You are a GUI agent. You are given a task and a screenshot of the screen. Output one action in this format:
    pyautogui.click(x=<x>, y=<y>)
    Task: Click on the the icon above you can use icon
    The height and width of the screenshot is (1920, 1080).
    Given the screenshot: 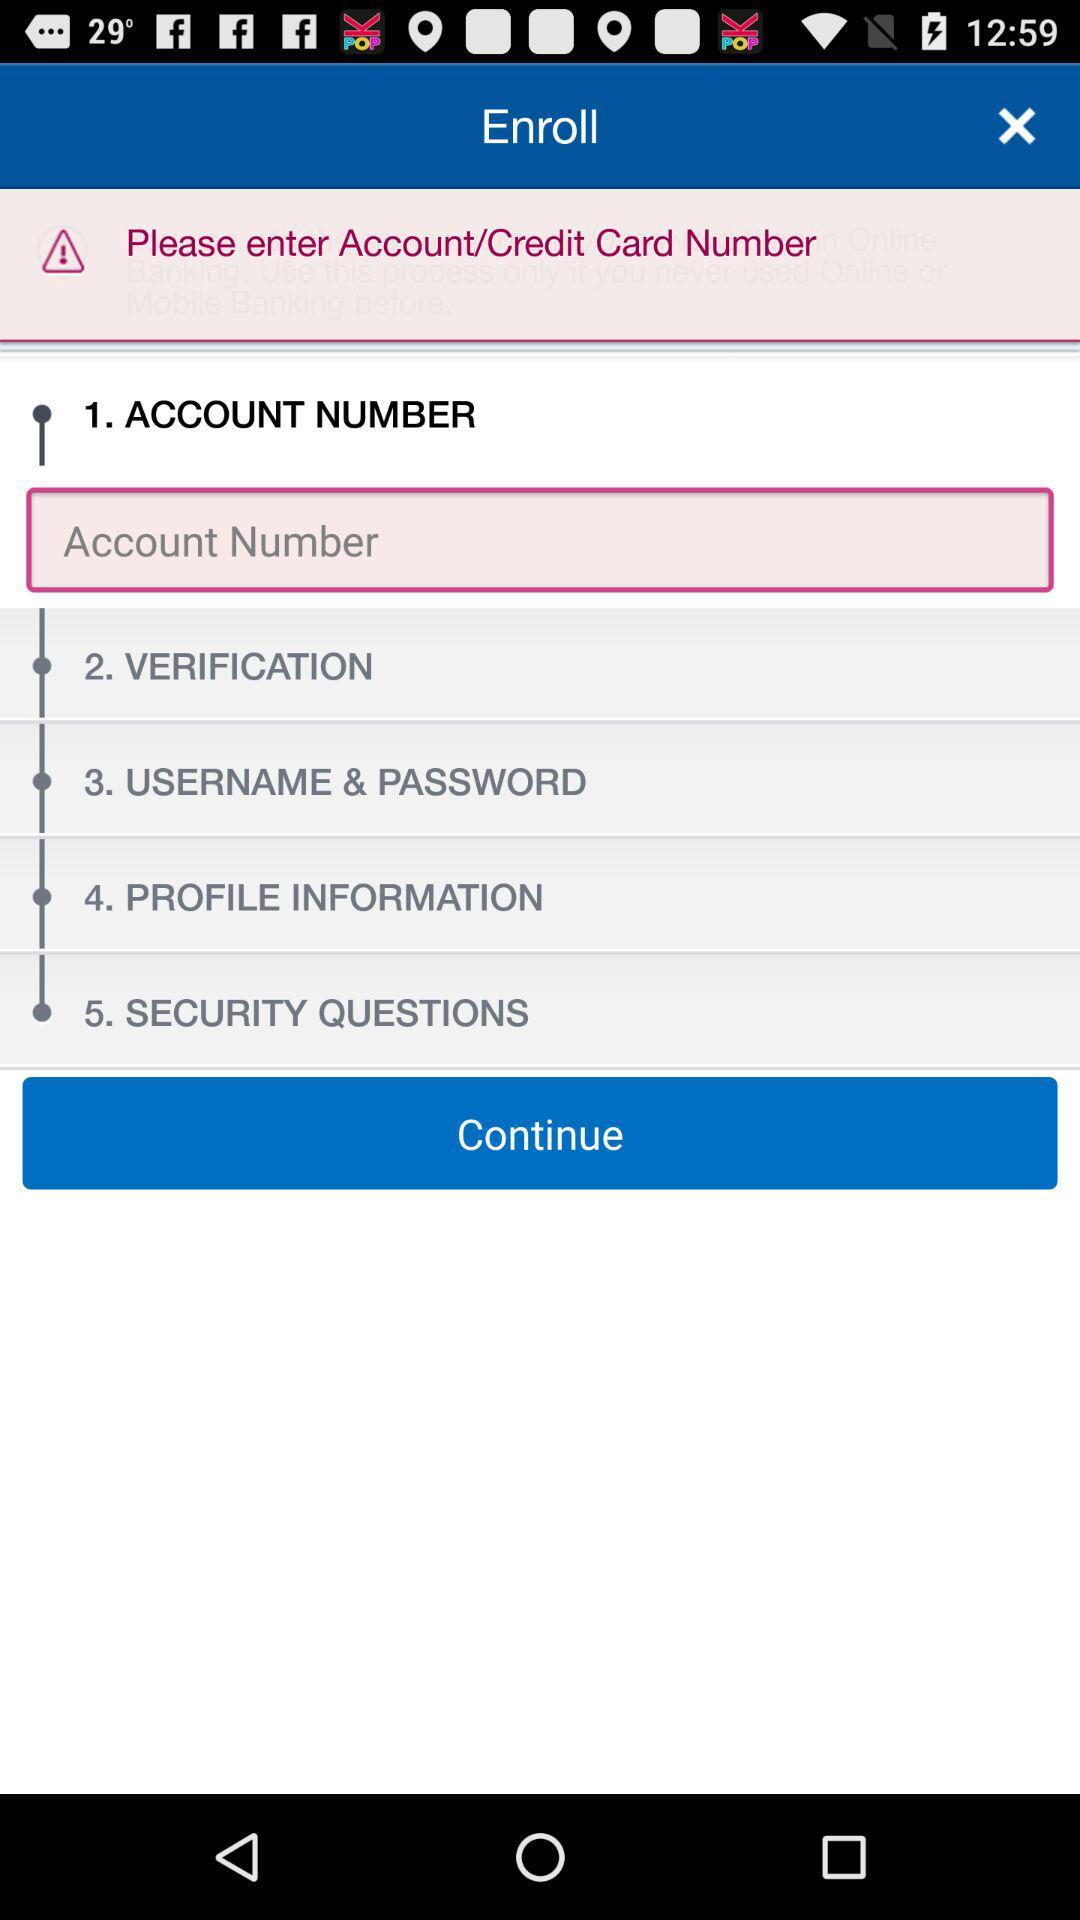 What is the action you would take?
    pyautogui.click(x=1017, y=124)
    